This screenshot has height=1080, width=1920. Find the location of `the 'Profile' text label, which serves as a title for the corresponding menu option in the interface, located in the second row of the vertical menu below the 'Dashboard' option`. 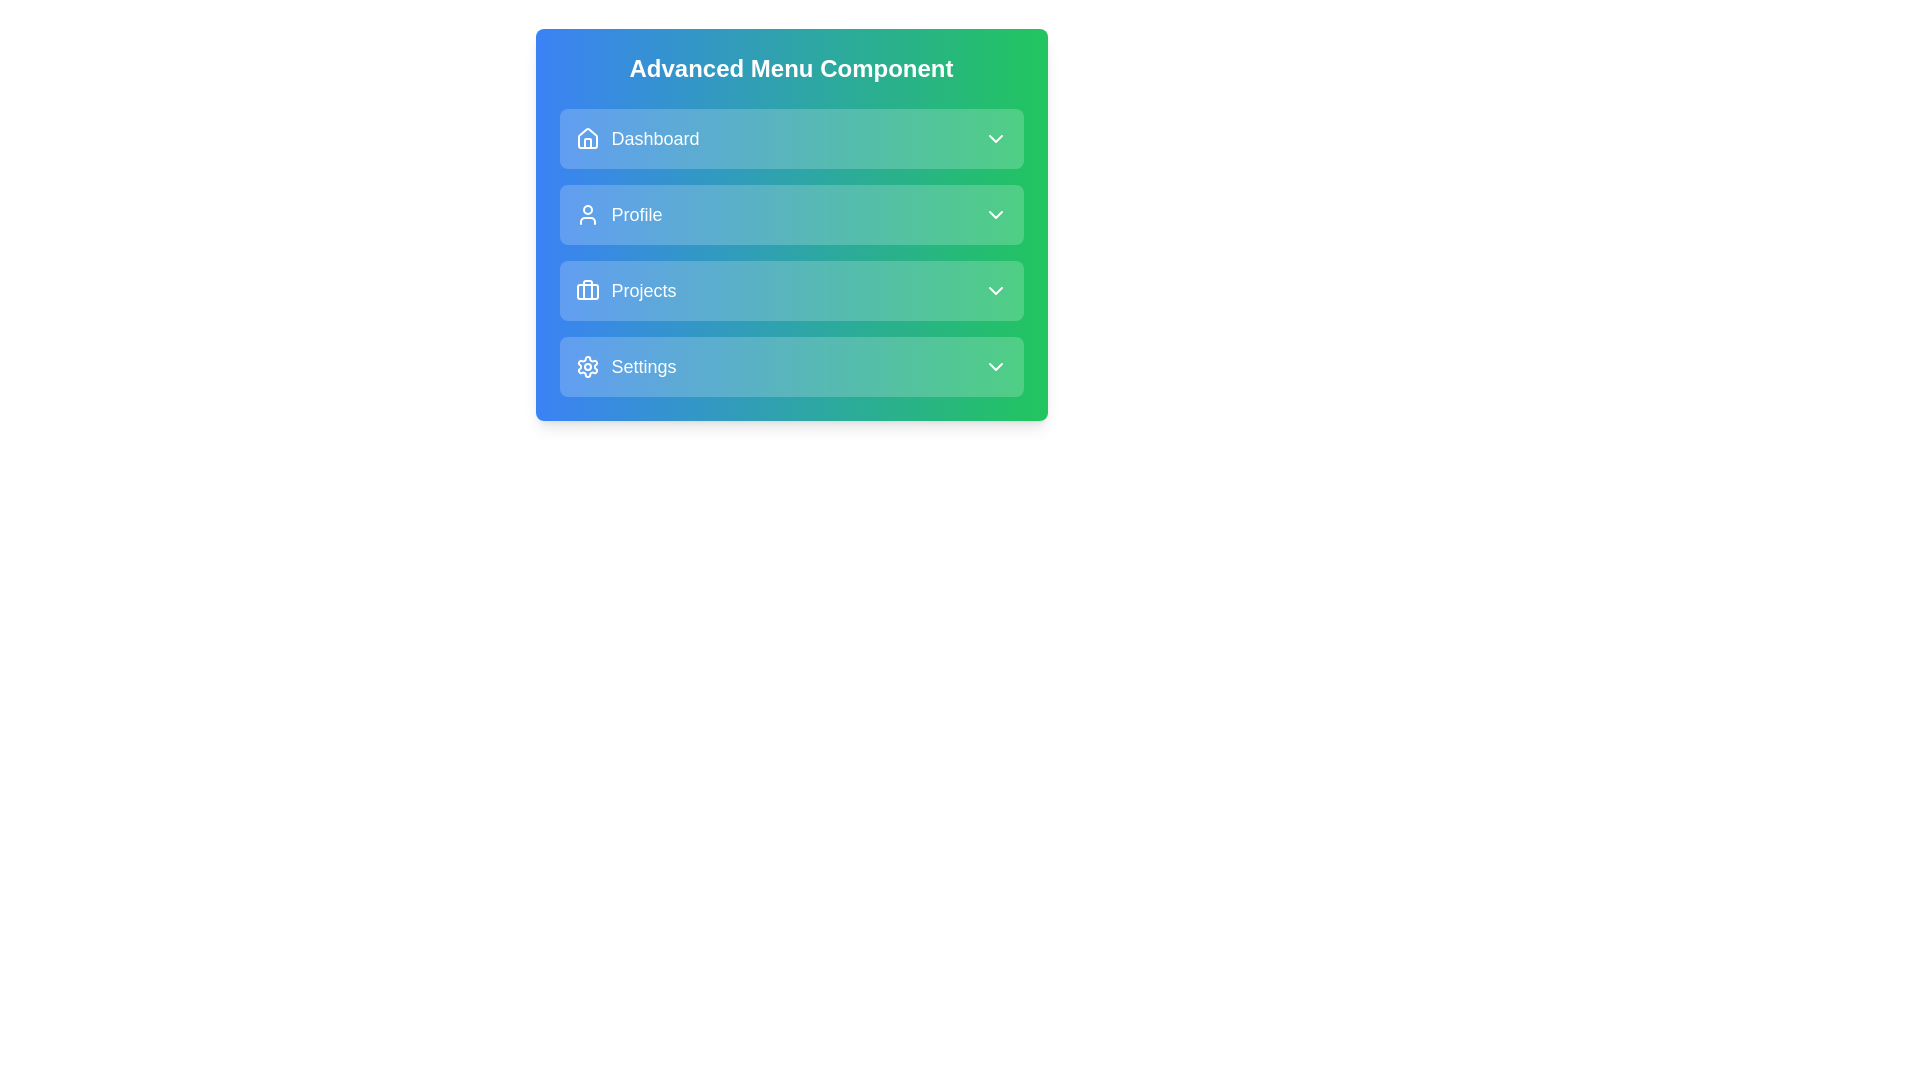

the 'Profile' text label, which serves as a title for the corresponding menu option in the interface, located in the second row of the vertical menu below the 'Dashboard' option is located at coordinates (636, 215).